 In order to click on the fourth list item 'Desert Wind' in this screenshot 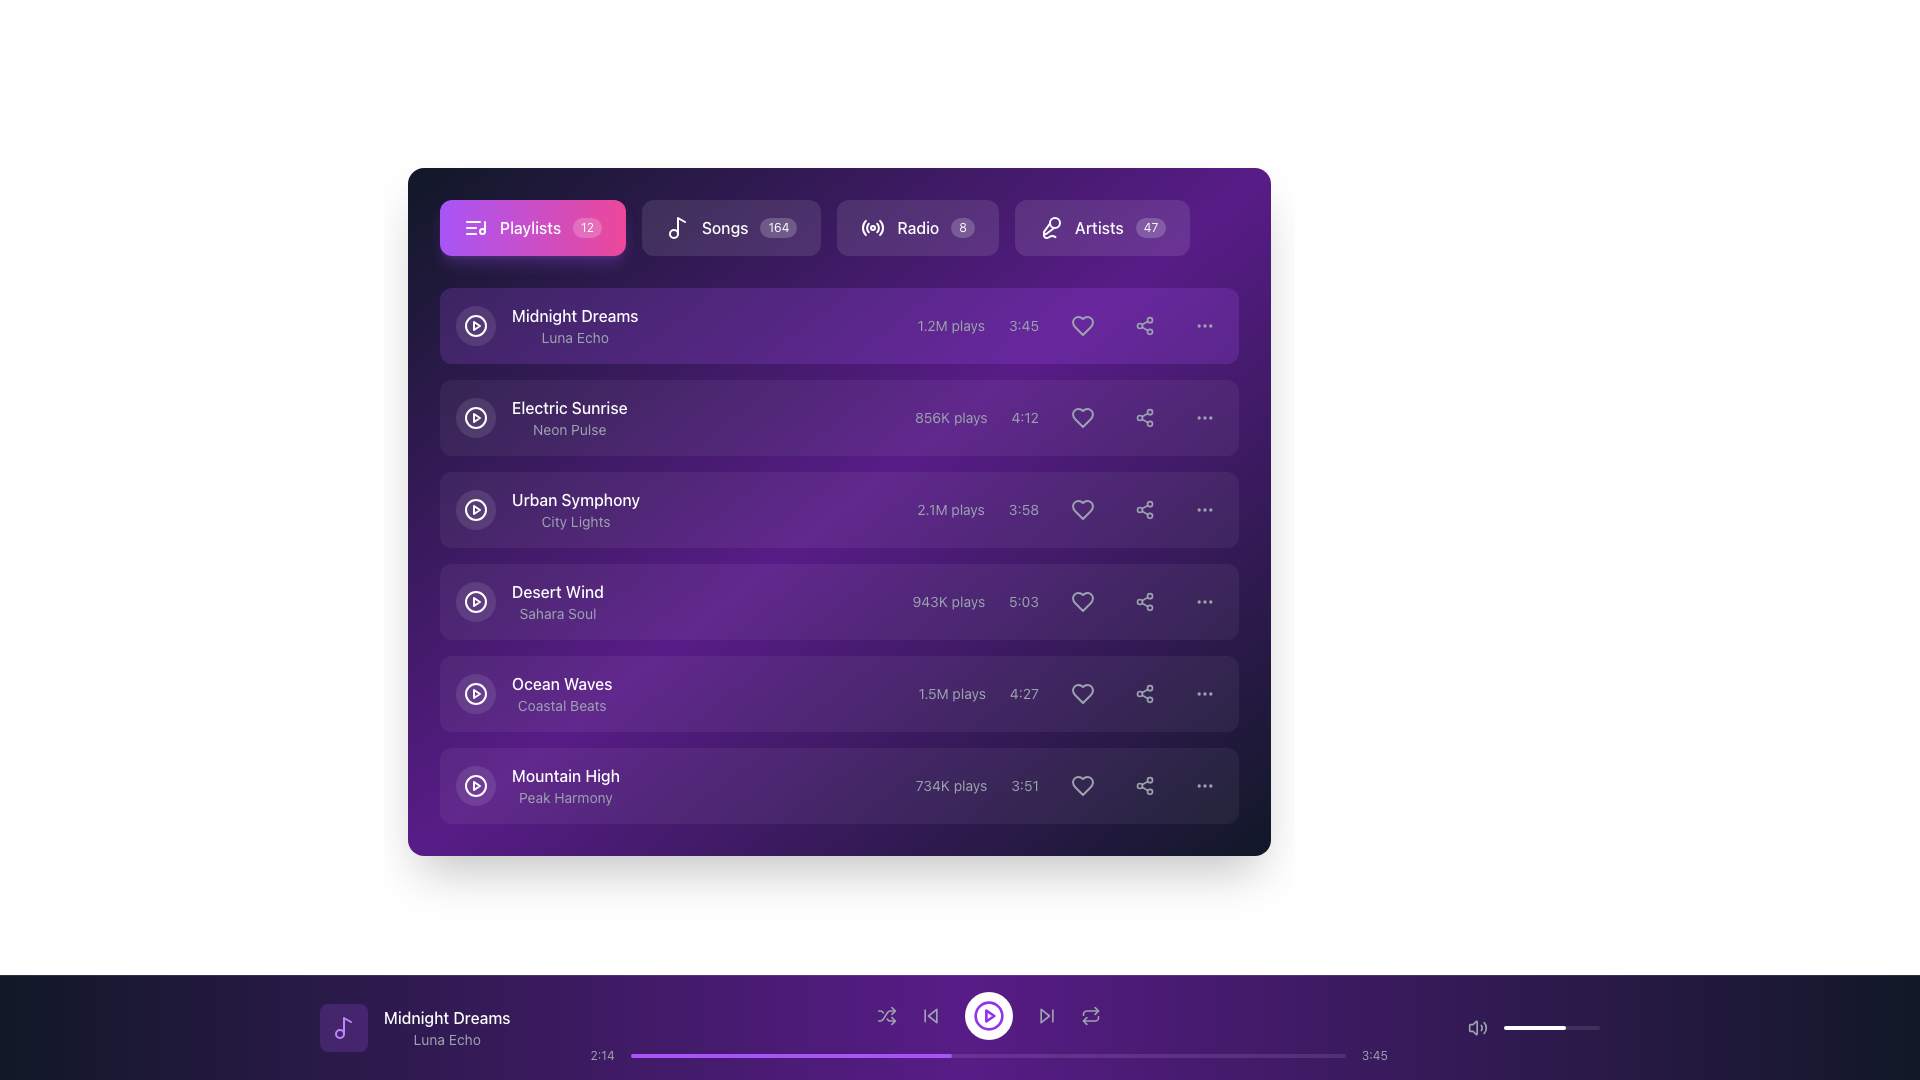, I will do `click(839, 600)`.